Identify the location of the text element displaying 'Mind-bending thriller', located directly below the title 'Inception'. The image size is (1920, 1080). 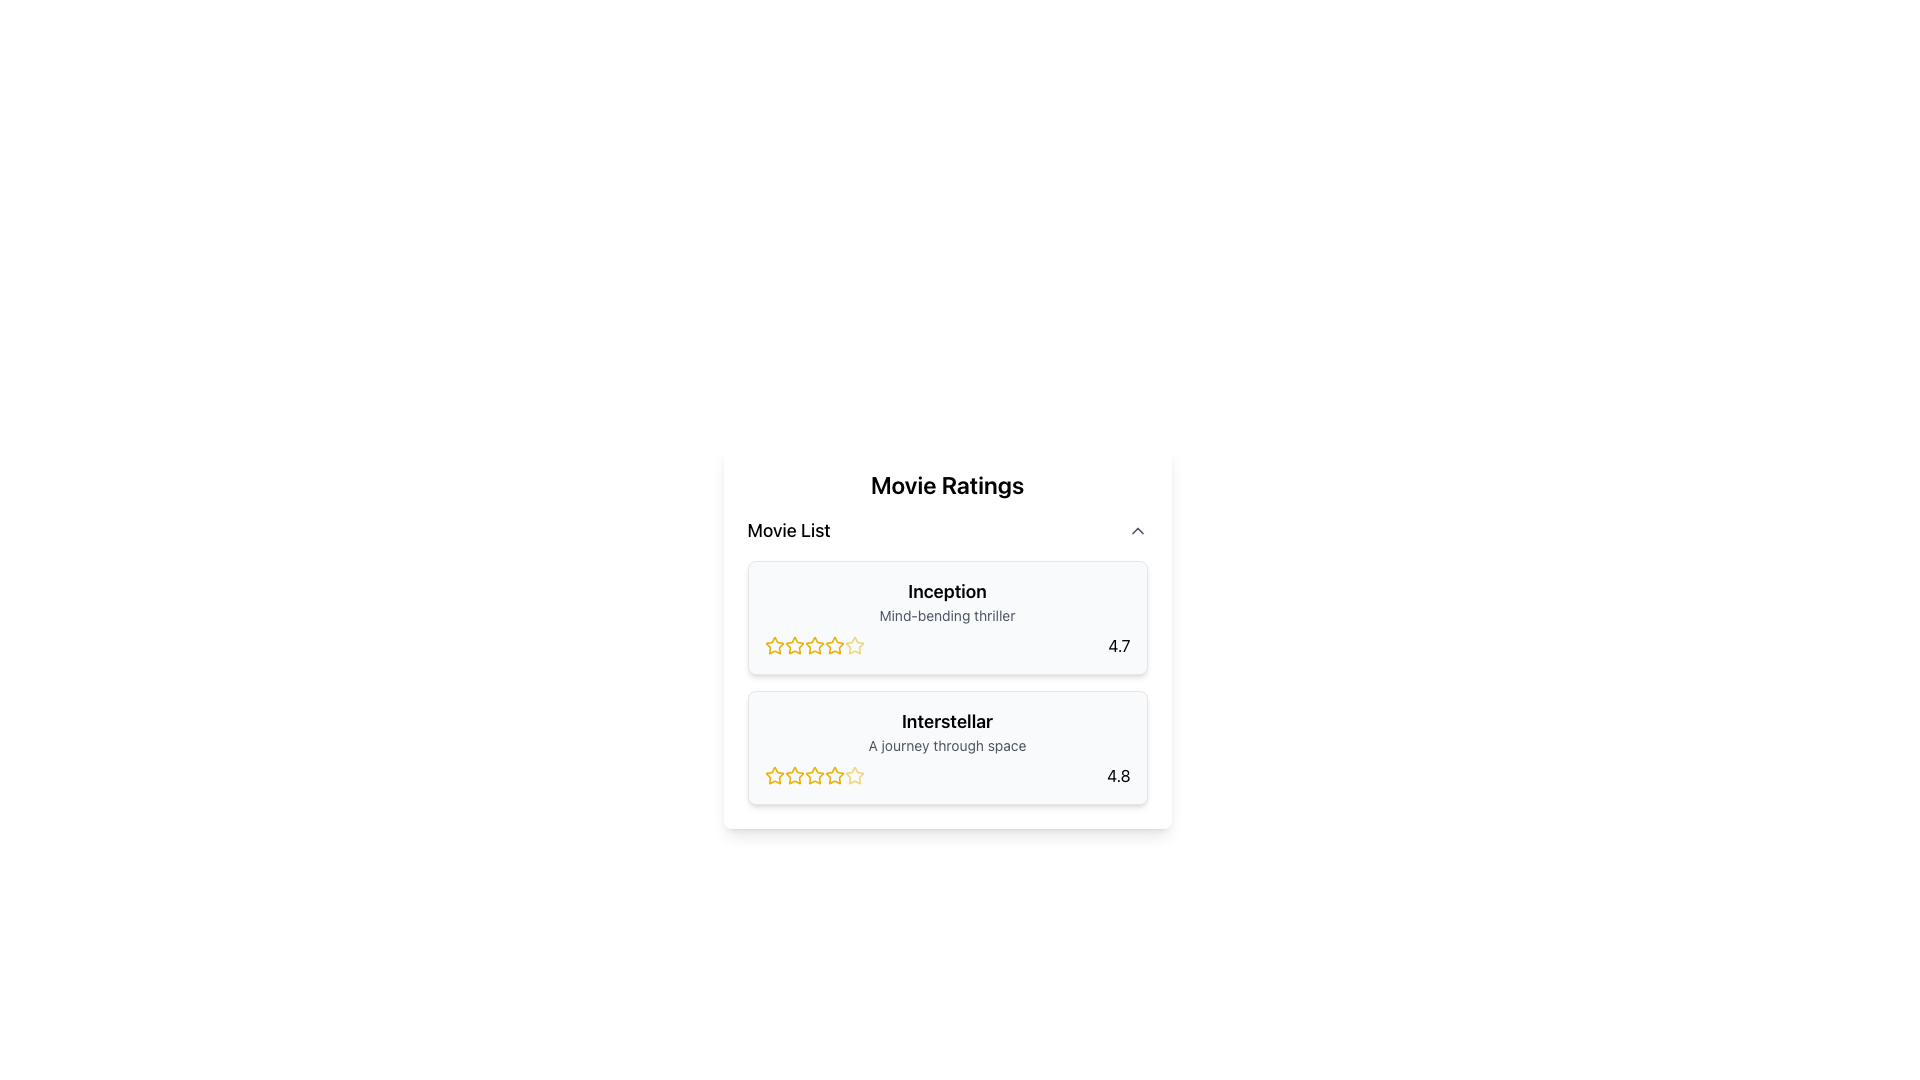
(946, 615).